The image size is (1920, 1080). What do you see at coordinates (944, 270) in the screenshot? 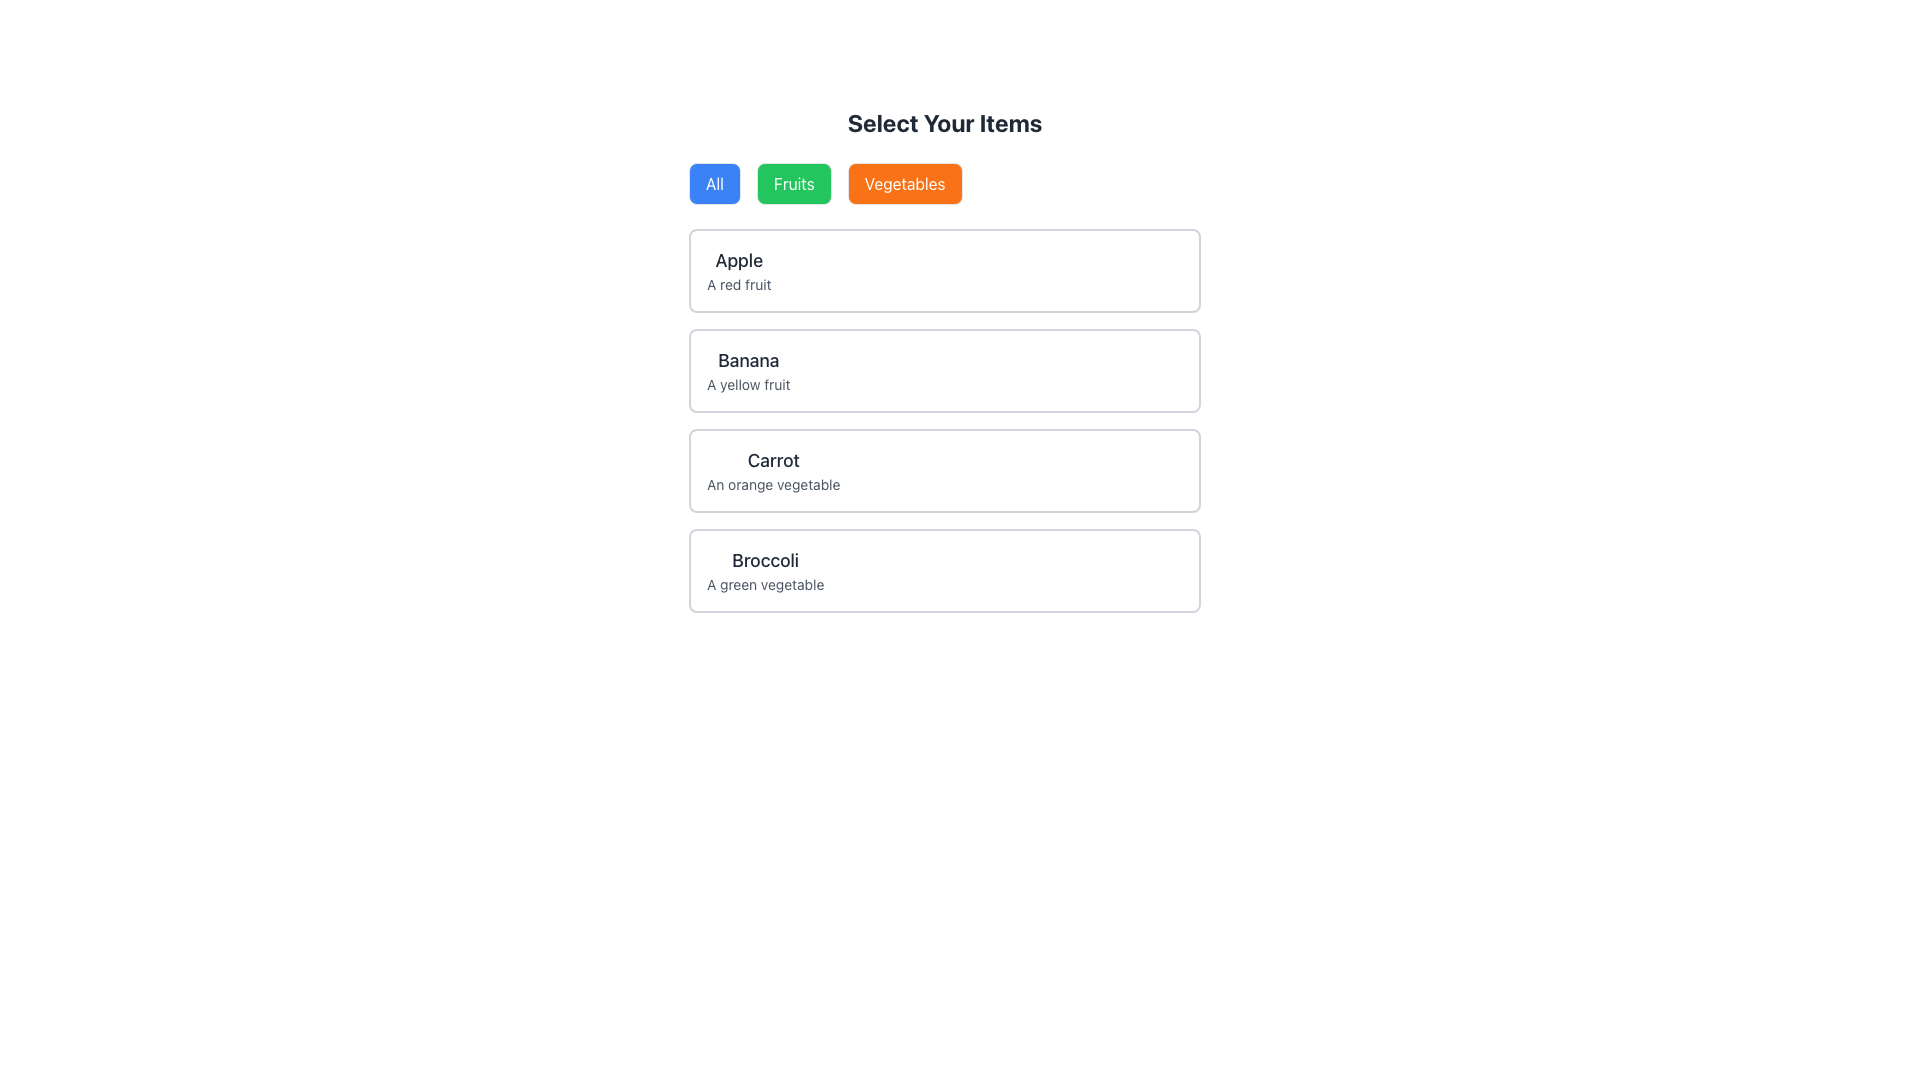
I see `the first item card in the list representing 'Apple'` at bounding box center [944, 270].